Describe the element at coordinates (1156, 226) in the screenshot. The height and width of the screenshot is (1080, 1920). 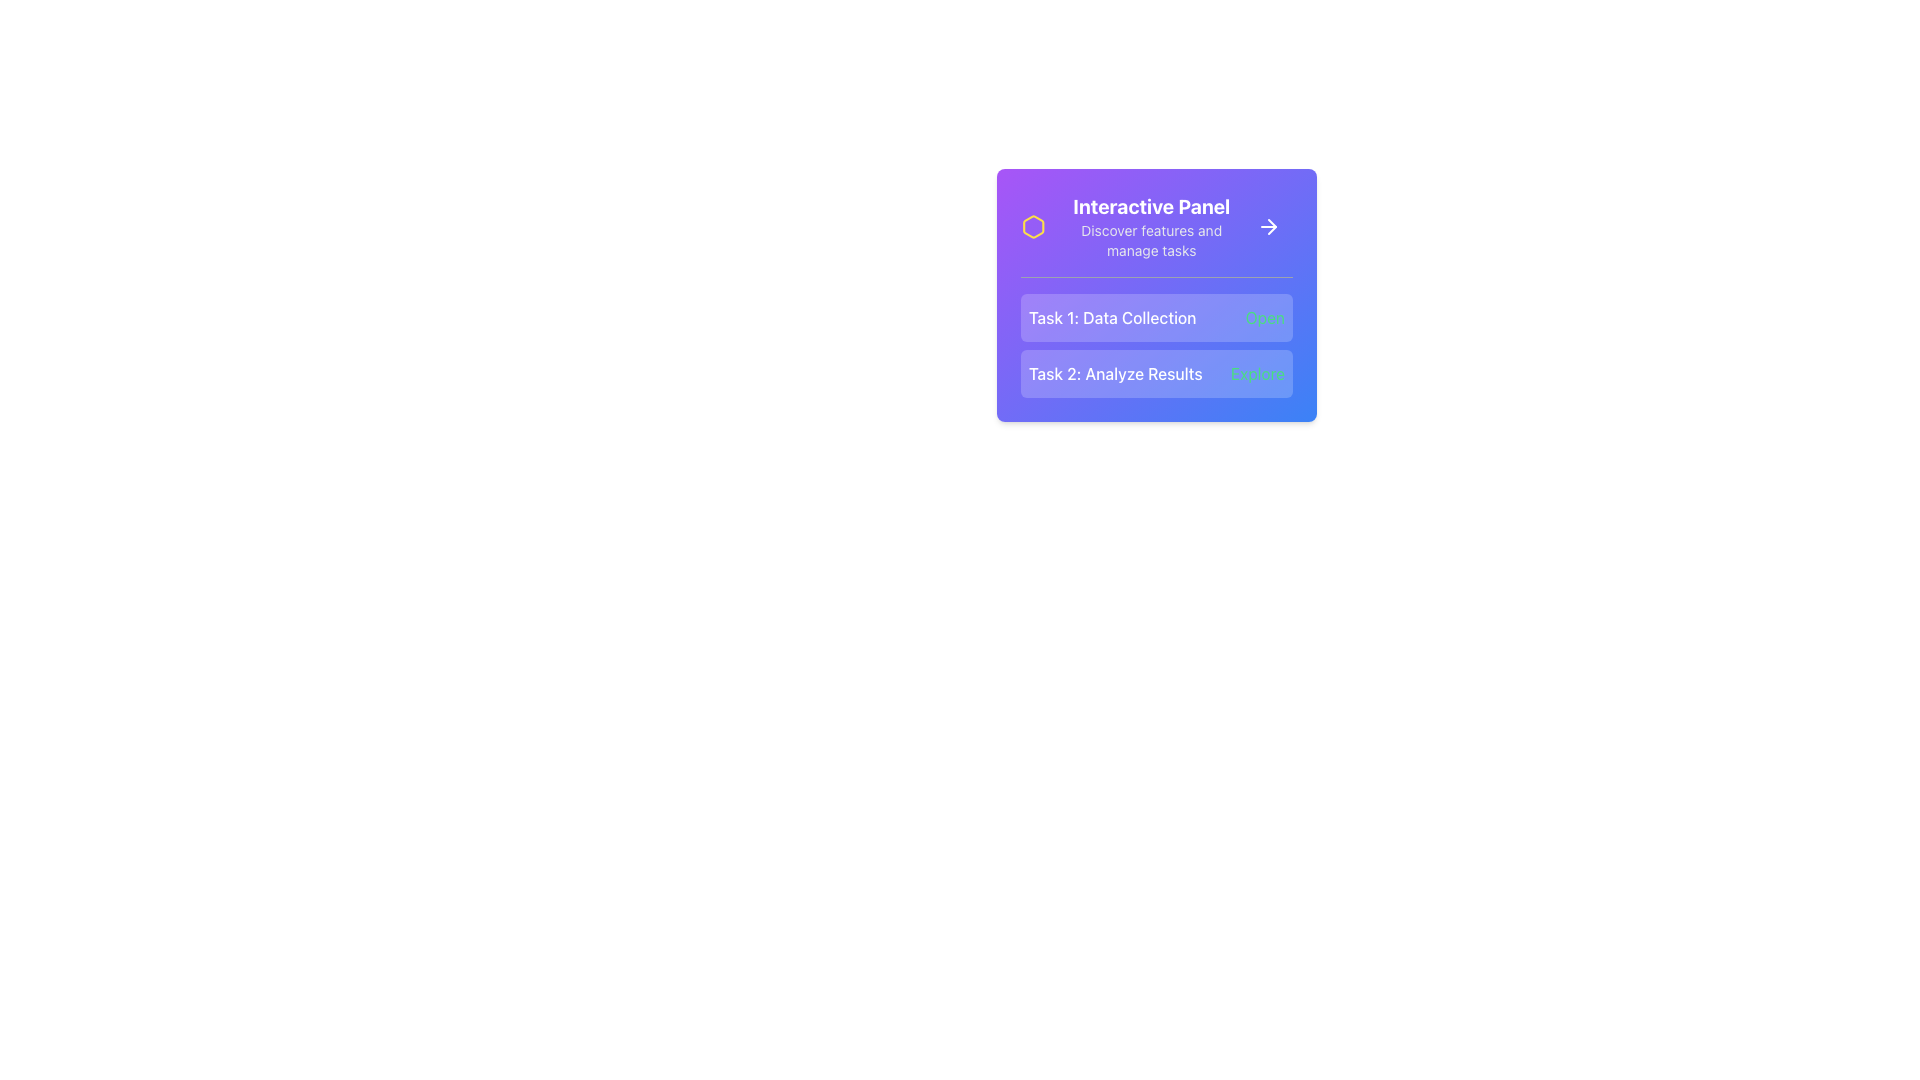
I see `the subtitle of the header element at the top section of the card layout to gather further details` at that location.